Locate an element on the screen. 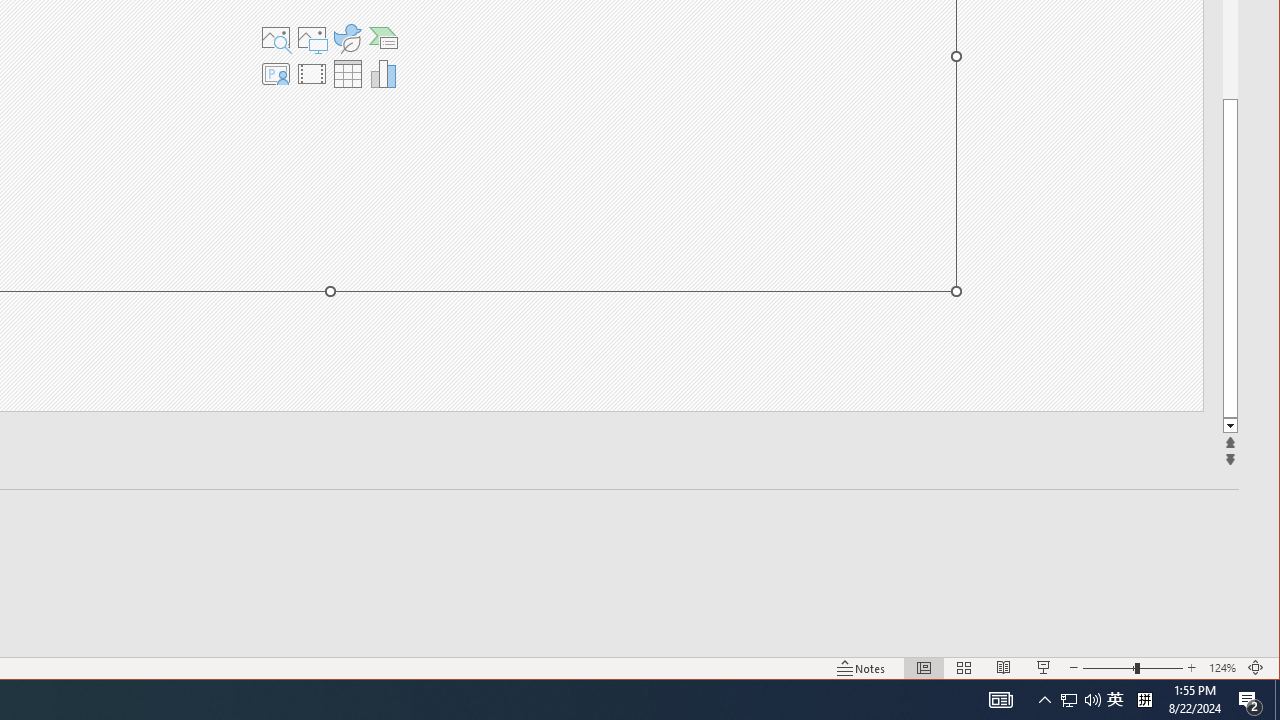 The height and width of the screenshot is (720, 1280). 'Action Center, 2 new notifications' is located at coordinates (1250, 698).